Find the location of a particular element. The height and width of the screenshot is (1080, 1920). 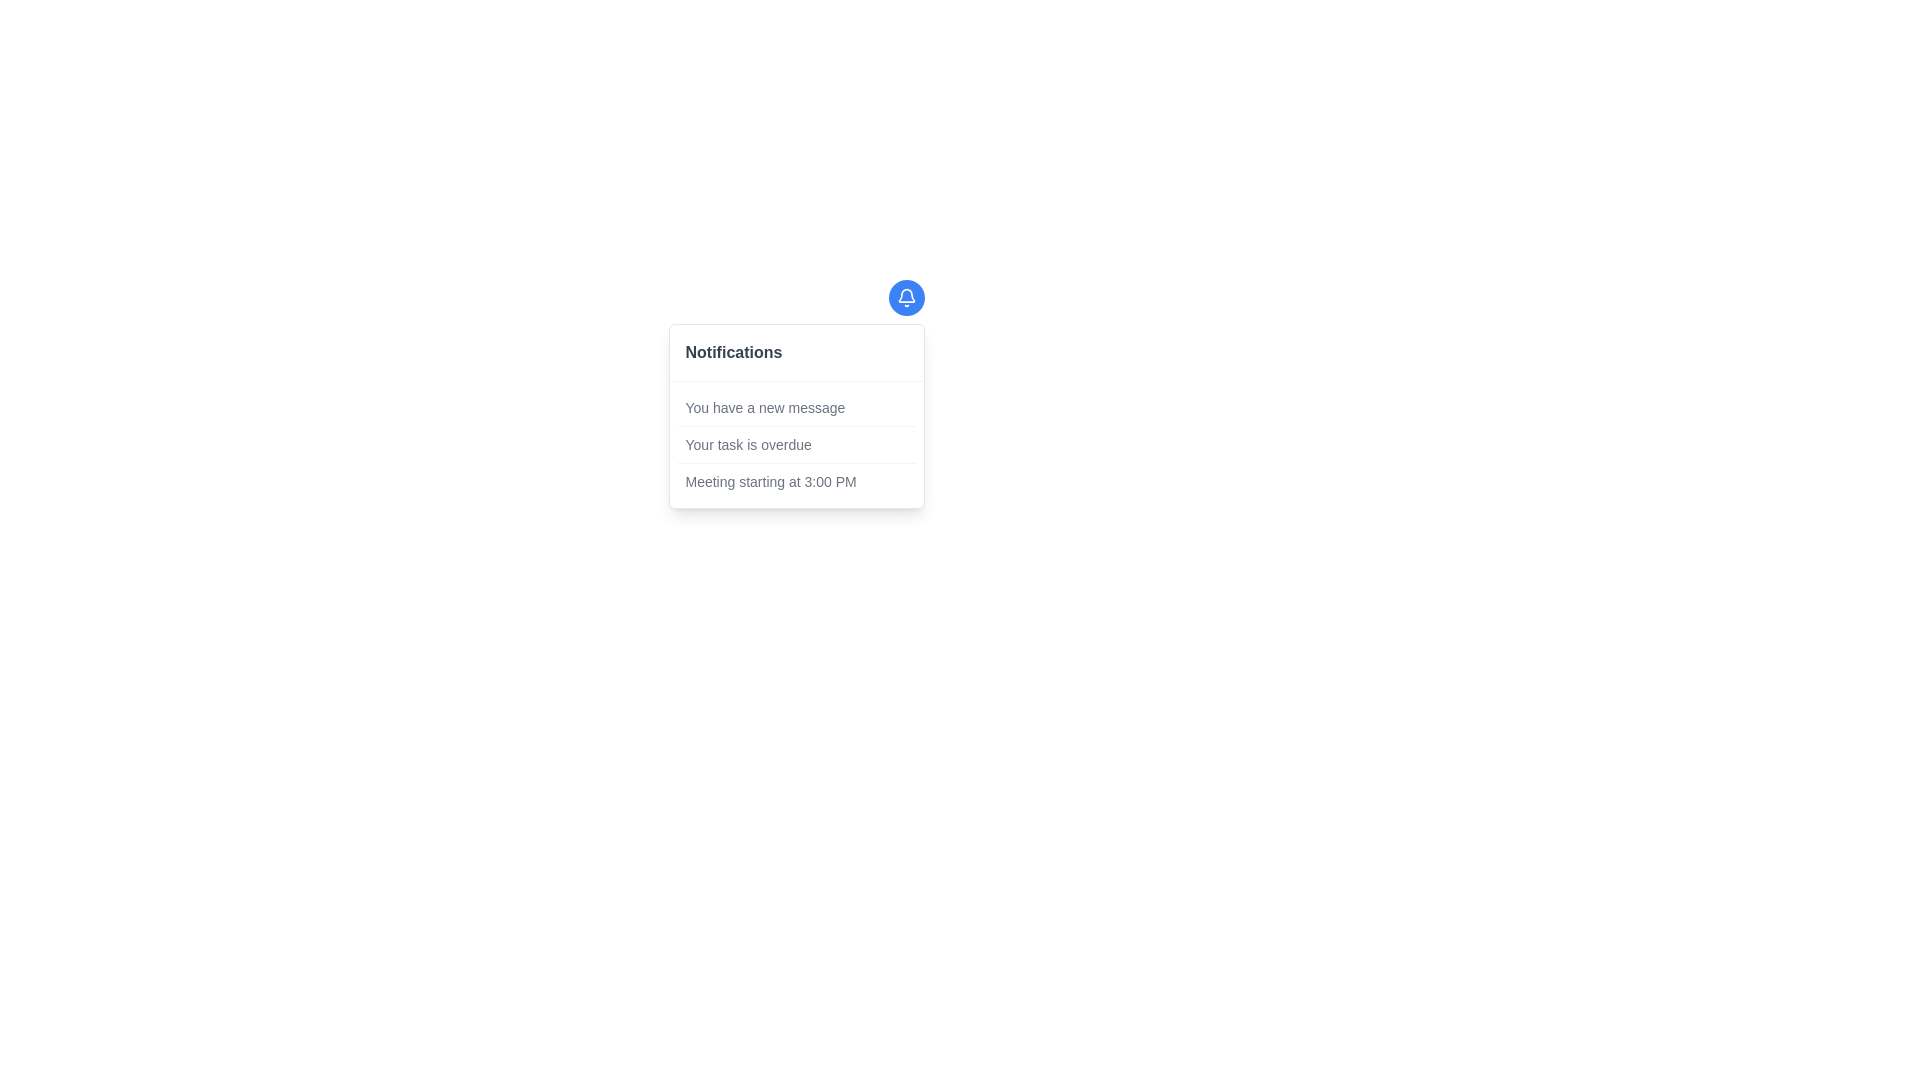

text from the notification count message located in the top section of the notification dropdown panel, specifically the first notification message in the list is located at coordinates (764, 407).